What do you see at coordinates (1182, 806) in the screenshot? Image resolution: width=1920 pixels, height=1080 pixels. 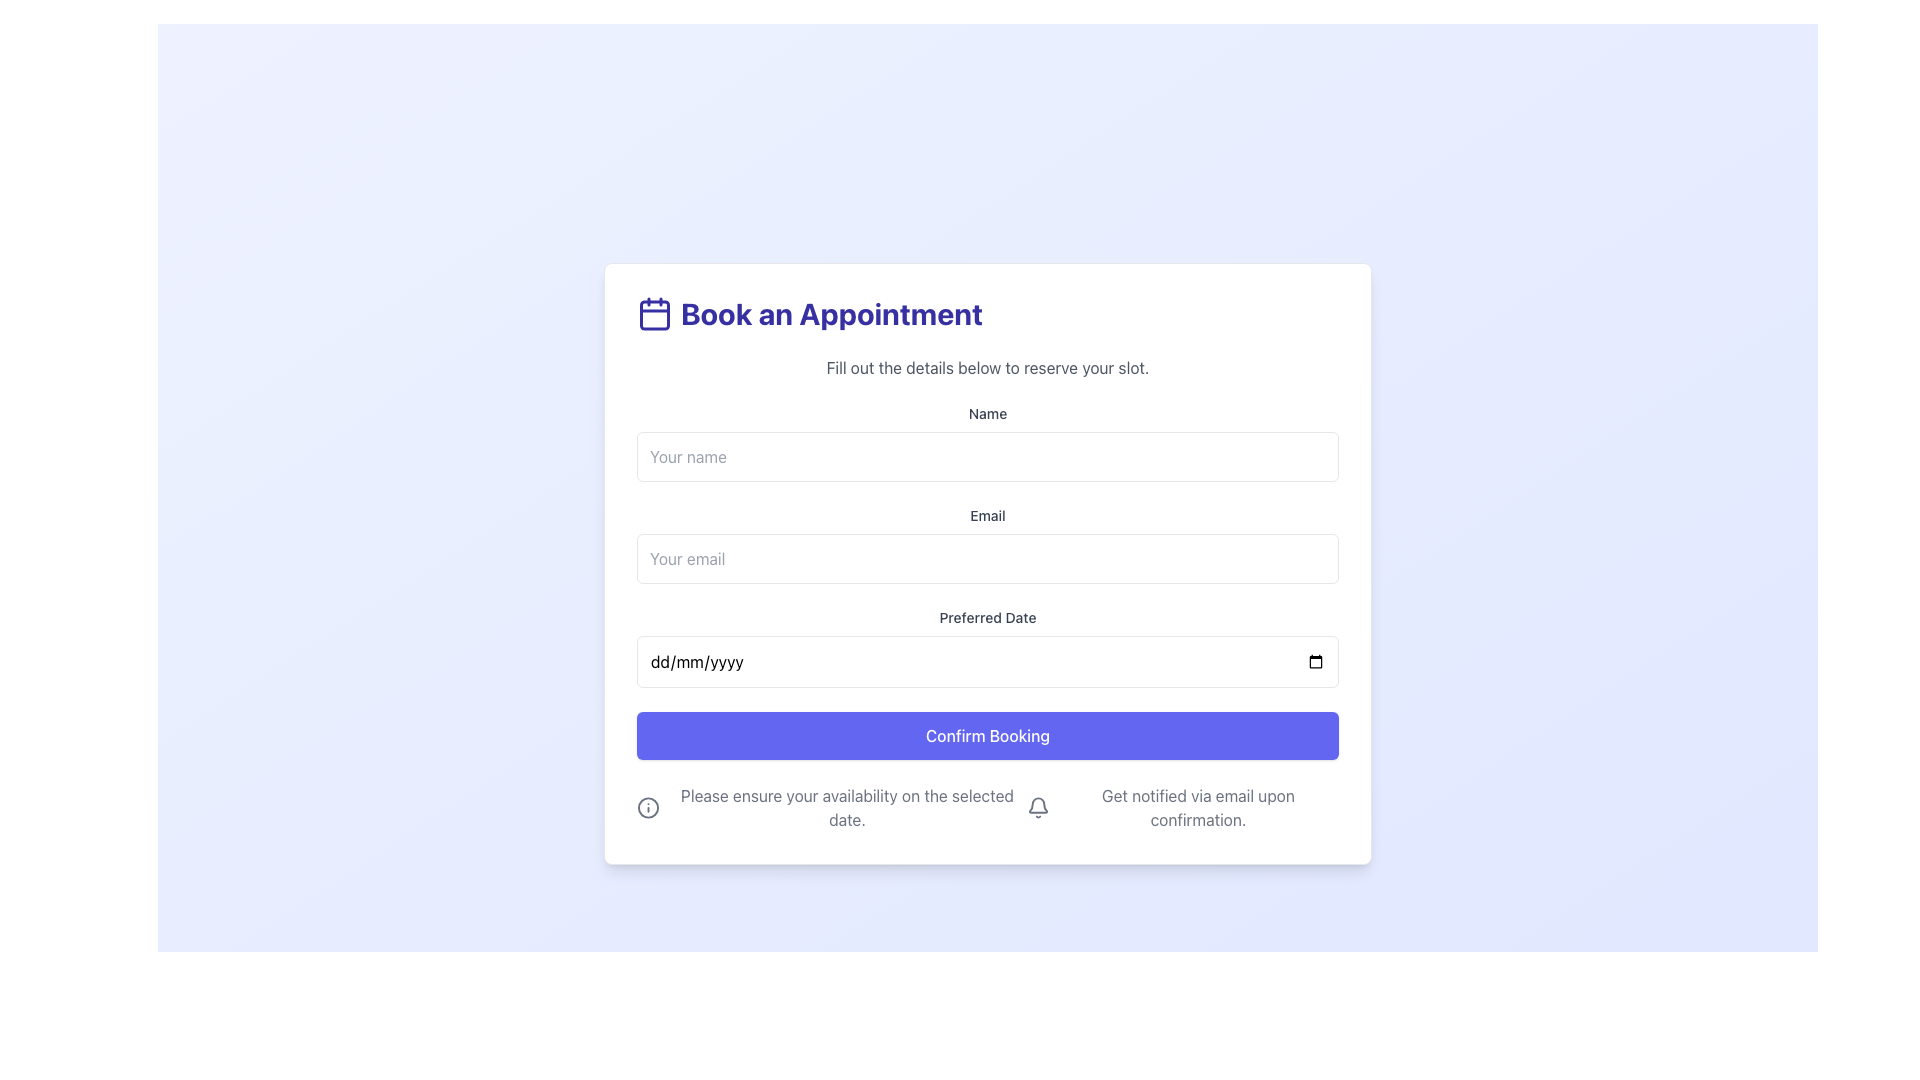 I see `information displayed by the element that shows the text 'Get notified via email upon confirmation.' with a bell-shaped icon to its left, located in the lower right section of the interface` at bounding box center [1182, 806].